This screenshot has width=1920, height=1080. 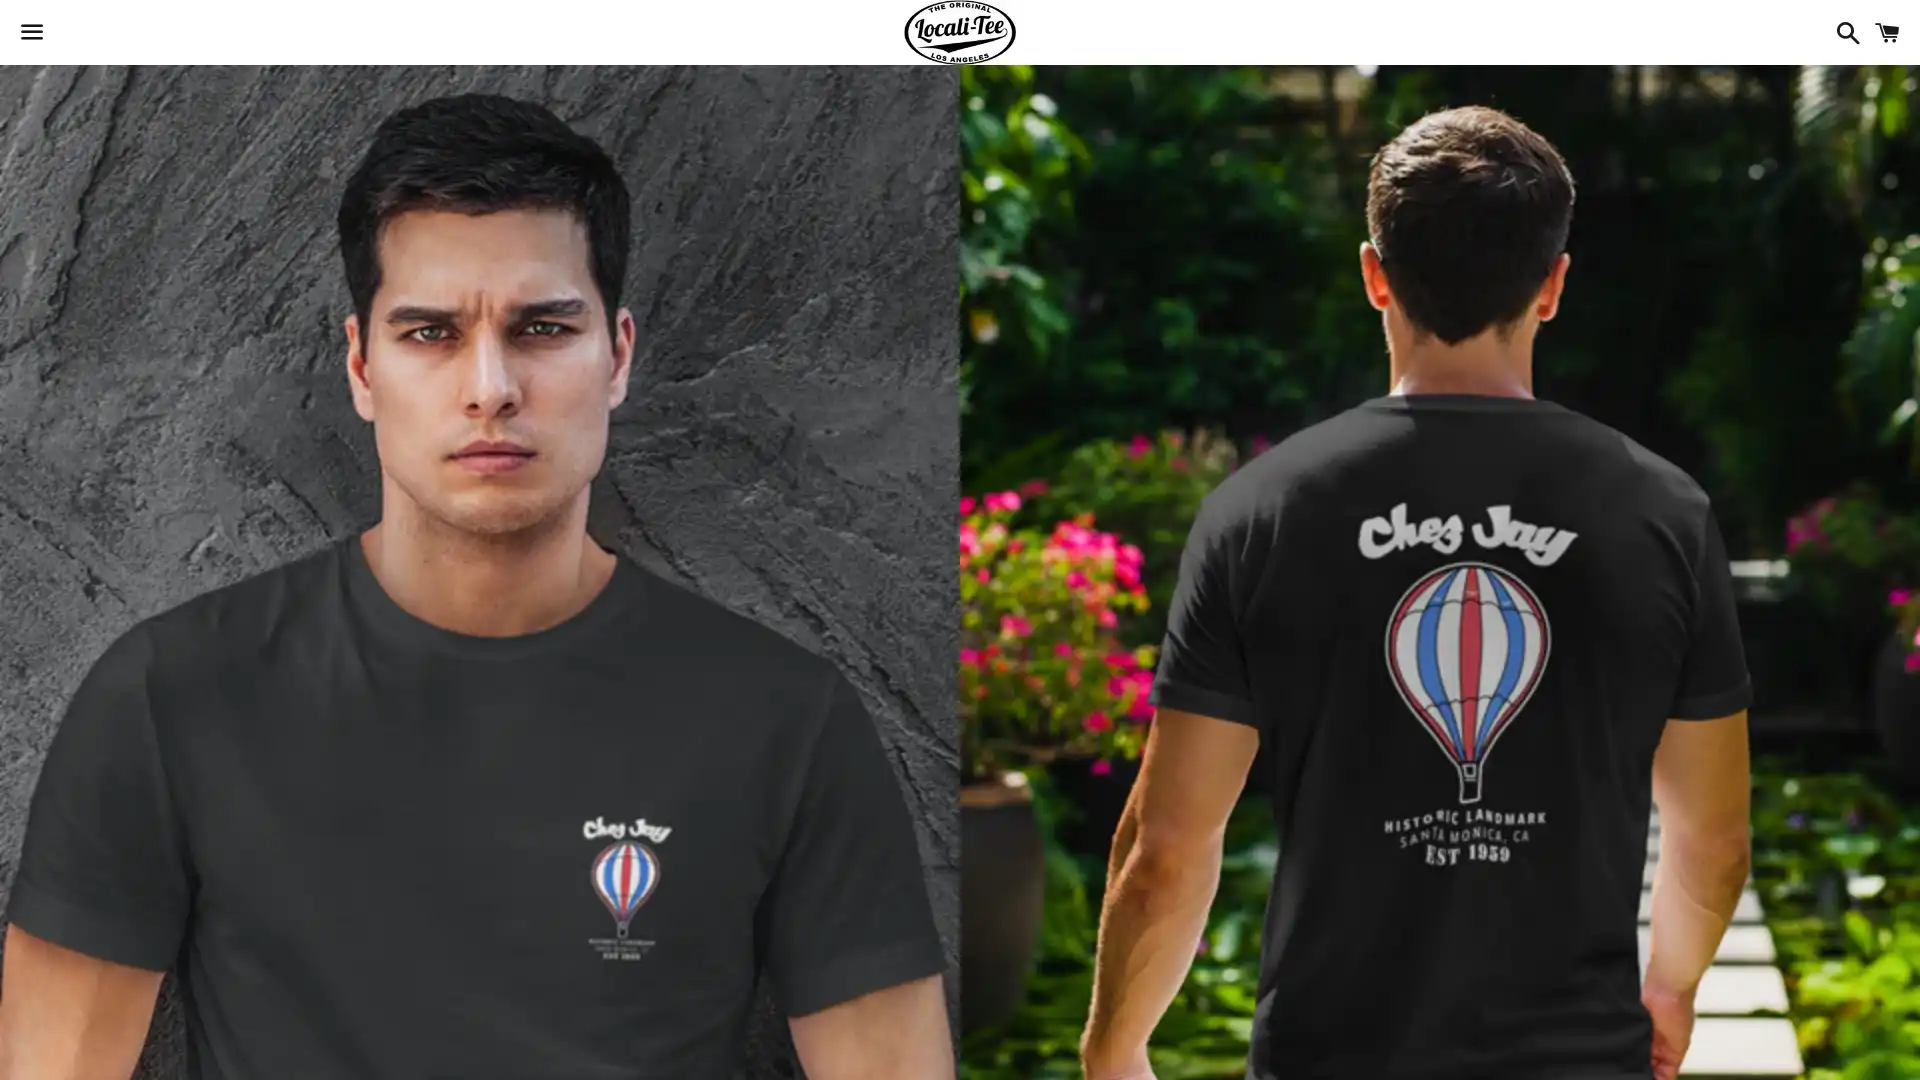 I want to click on Menu, so click(x=32, y=31).